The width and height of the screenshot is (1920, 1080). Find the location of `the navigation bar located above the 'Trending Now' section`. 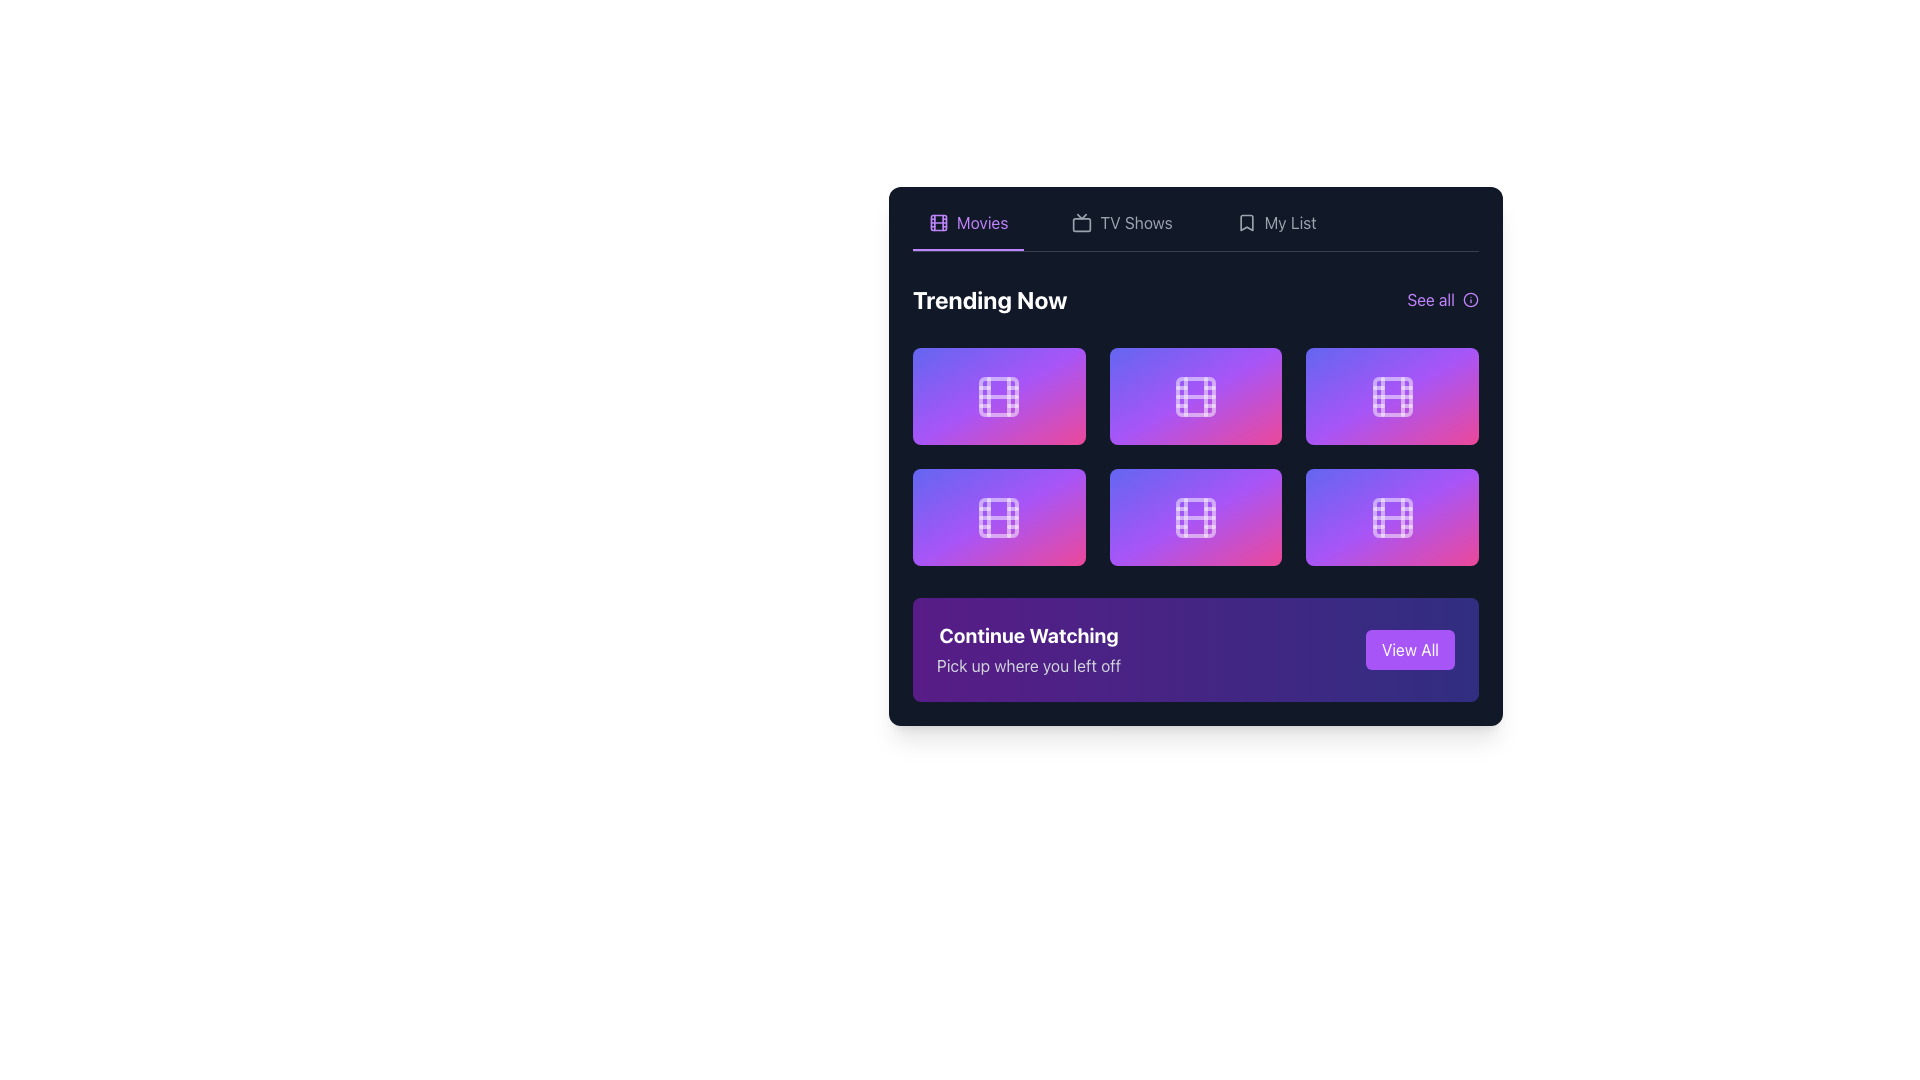

the navigation bar located above the 'Trending Now' section is located at coordinates (1195, 230).